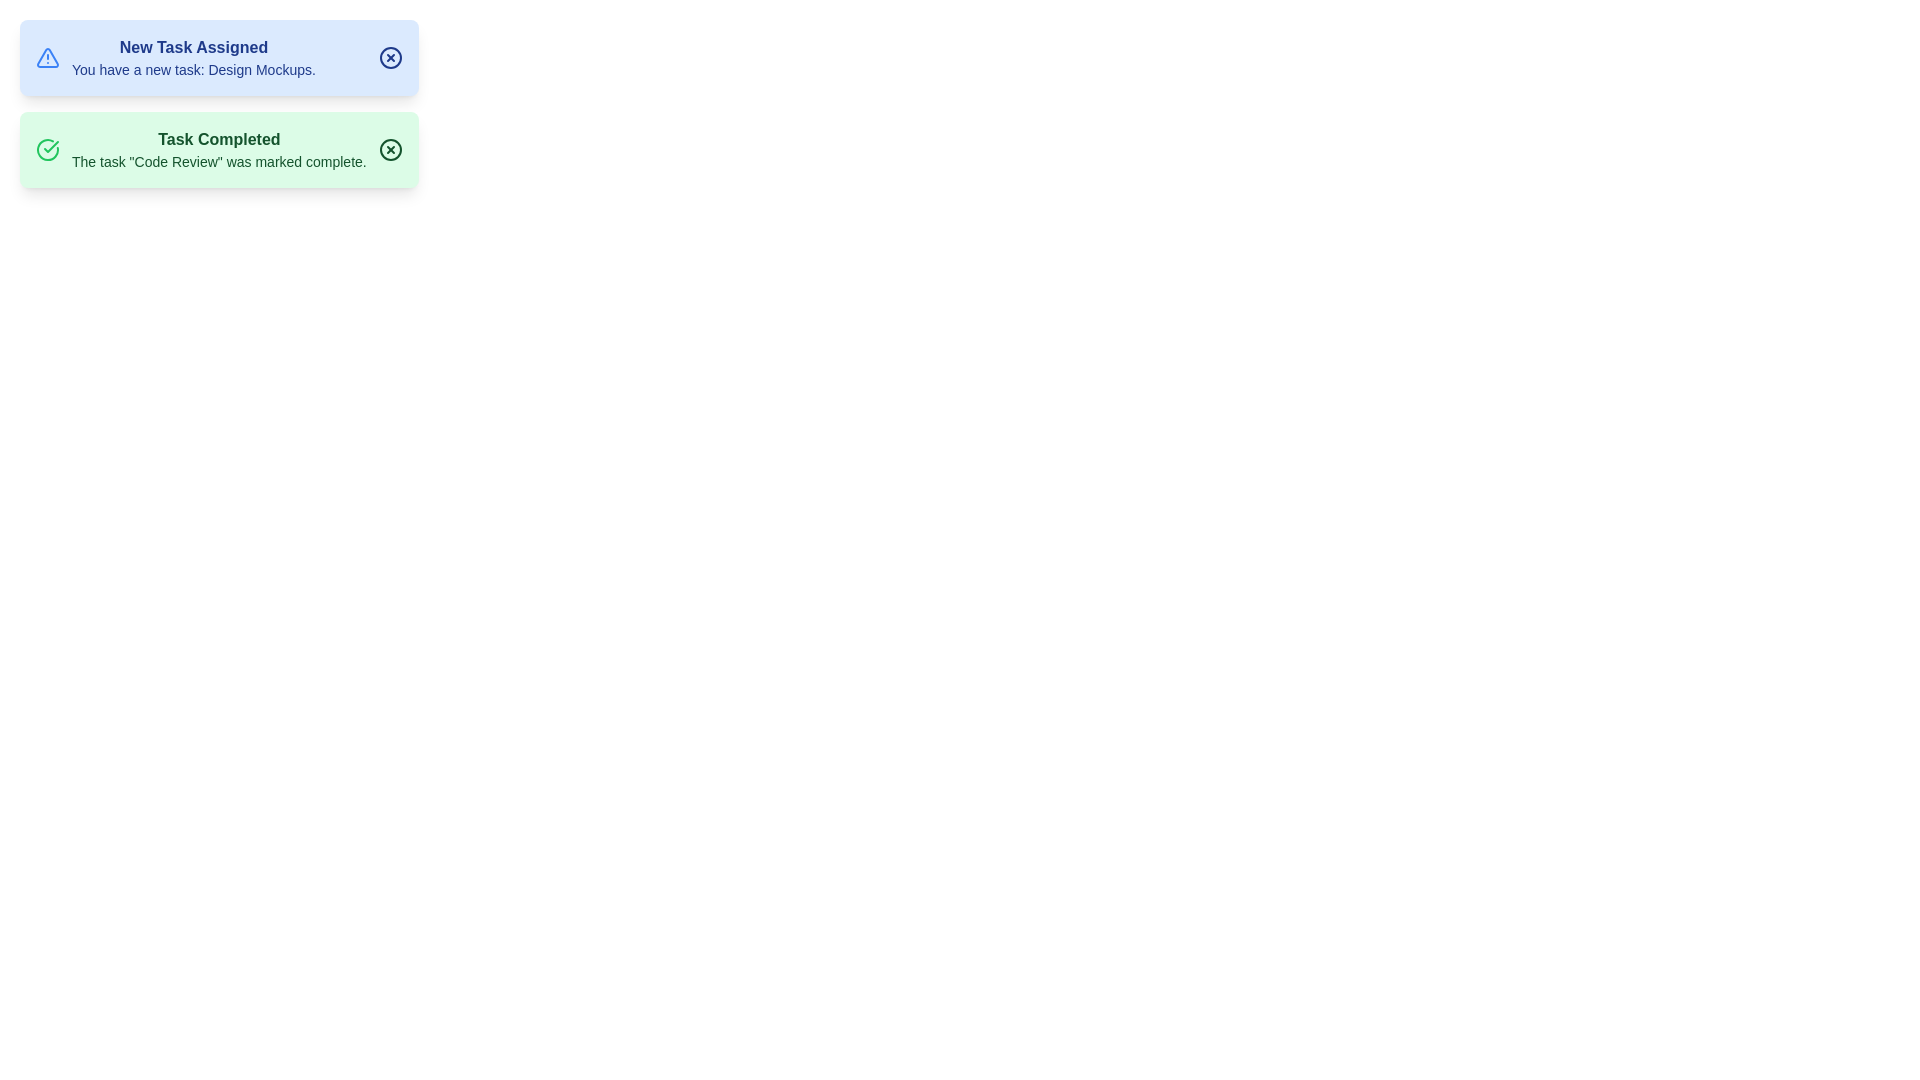  Describe the element at coordinates (390, 149) in the screenshot. I see `close button for the notification titled 'Task Completed'` at that location.